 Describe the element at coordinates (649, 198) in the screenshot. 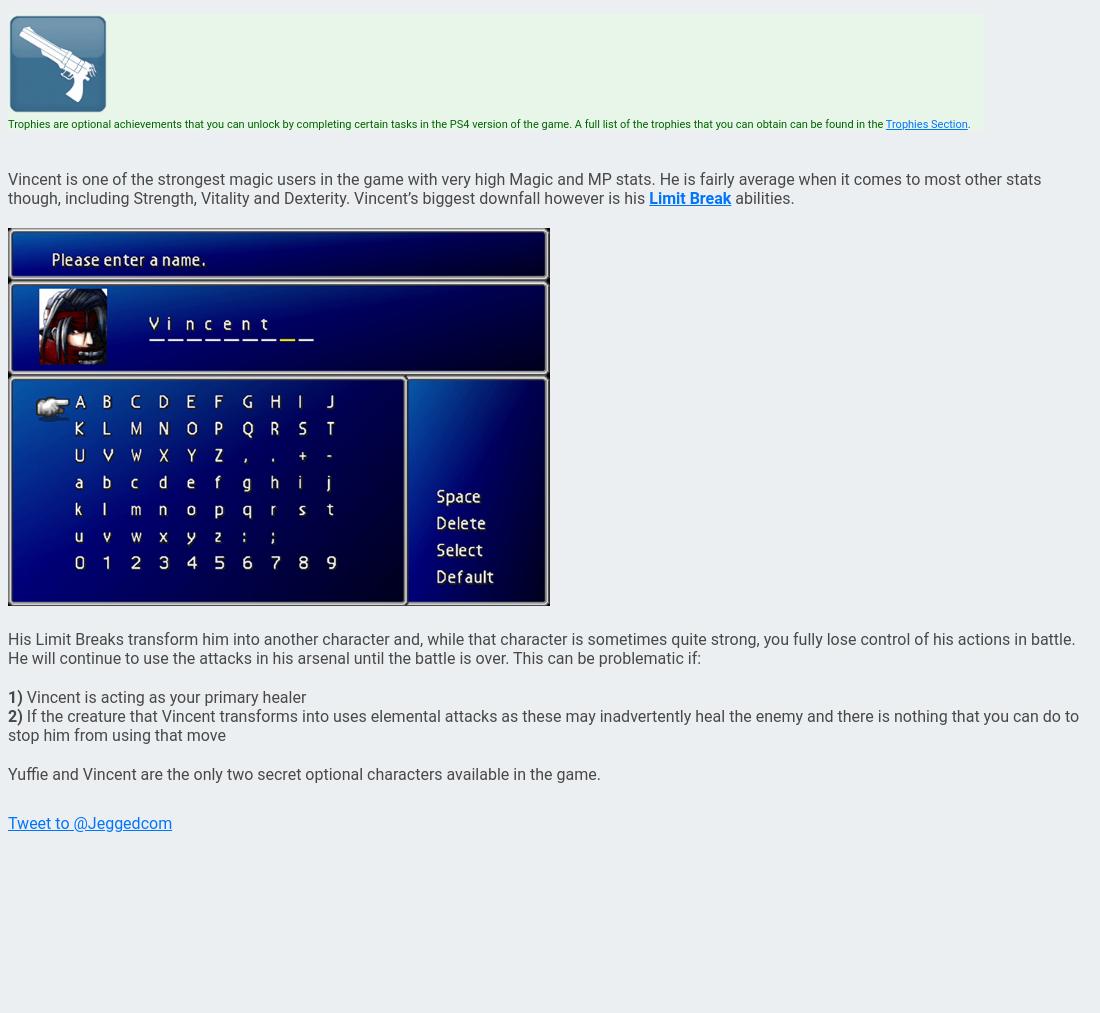

I see `'Limit Break'` at that location.